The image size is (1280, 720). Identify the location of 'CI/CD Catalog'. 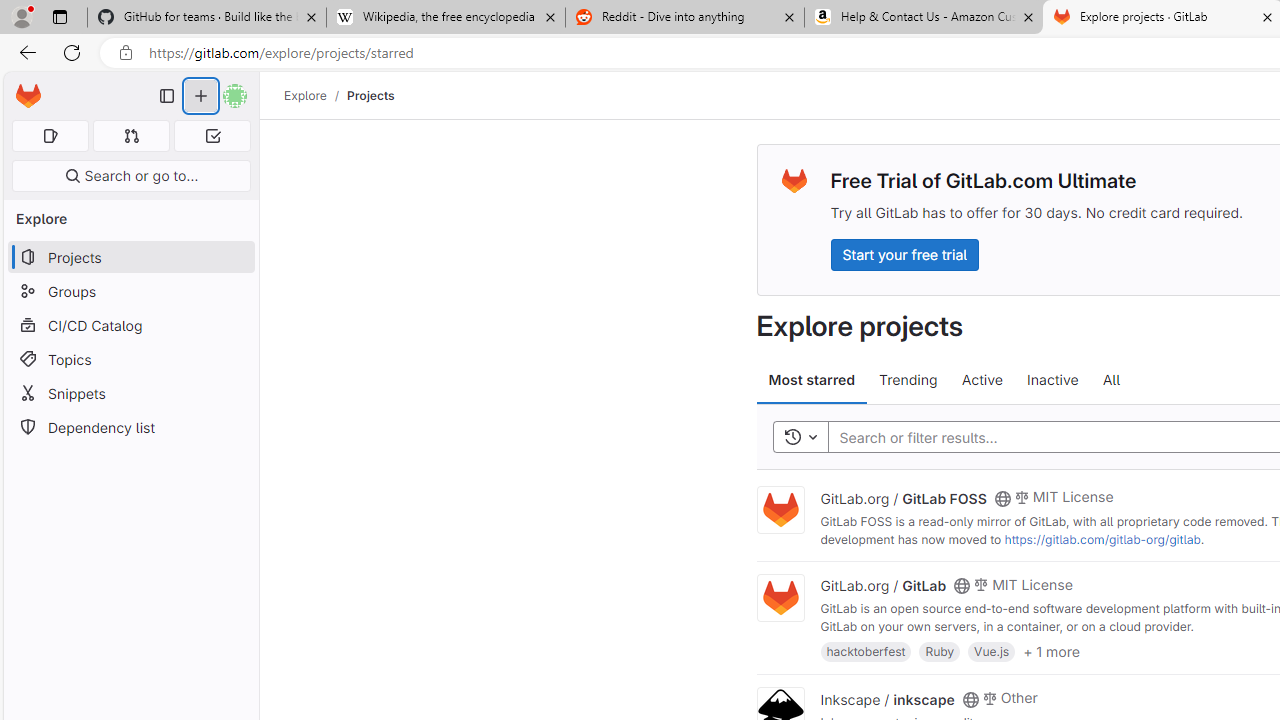
(130, 324).